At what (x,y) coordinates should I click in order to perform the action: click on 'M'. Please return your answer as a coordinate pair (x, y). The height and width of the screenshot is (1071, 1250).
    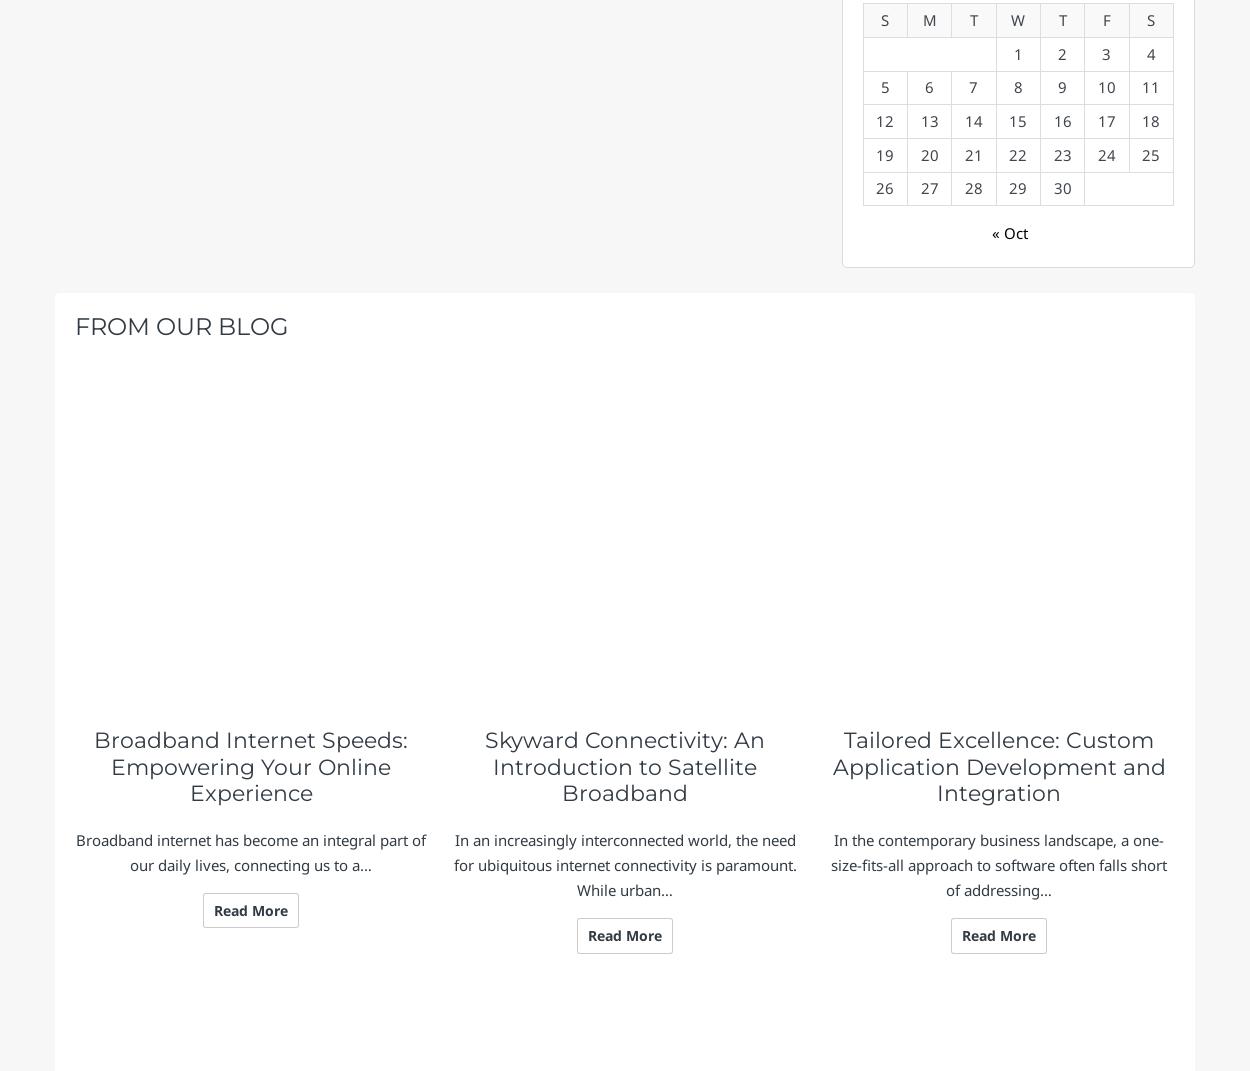
    Looking at the image, I should click on (929, 19).